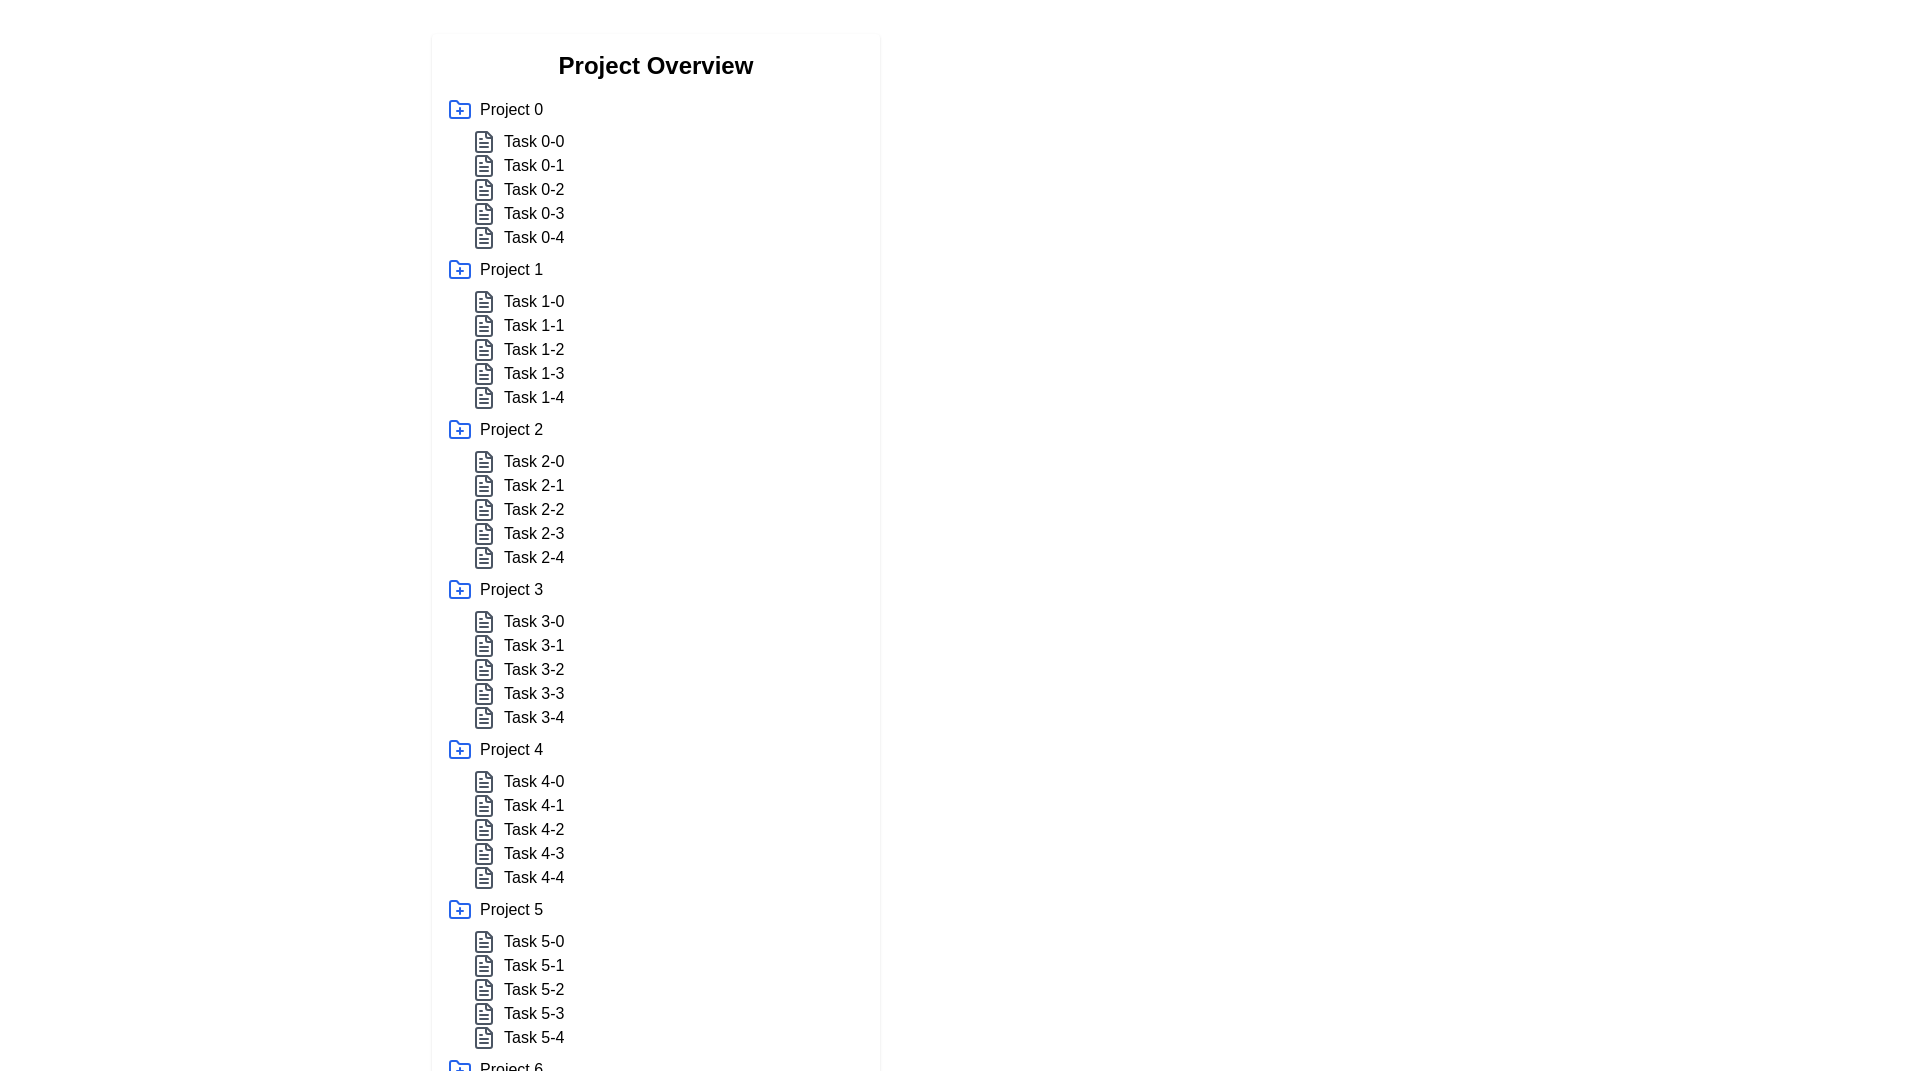 This screenshot has height=1080, width=1920. Describe the element at coordinates (511, 110) in the screenshot. I see `the project label located to the right of the folder icon in the hierarchical list` at that location.